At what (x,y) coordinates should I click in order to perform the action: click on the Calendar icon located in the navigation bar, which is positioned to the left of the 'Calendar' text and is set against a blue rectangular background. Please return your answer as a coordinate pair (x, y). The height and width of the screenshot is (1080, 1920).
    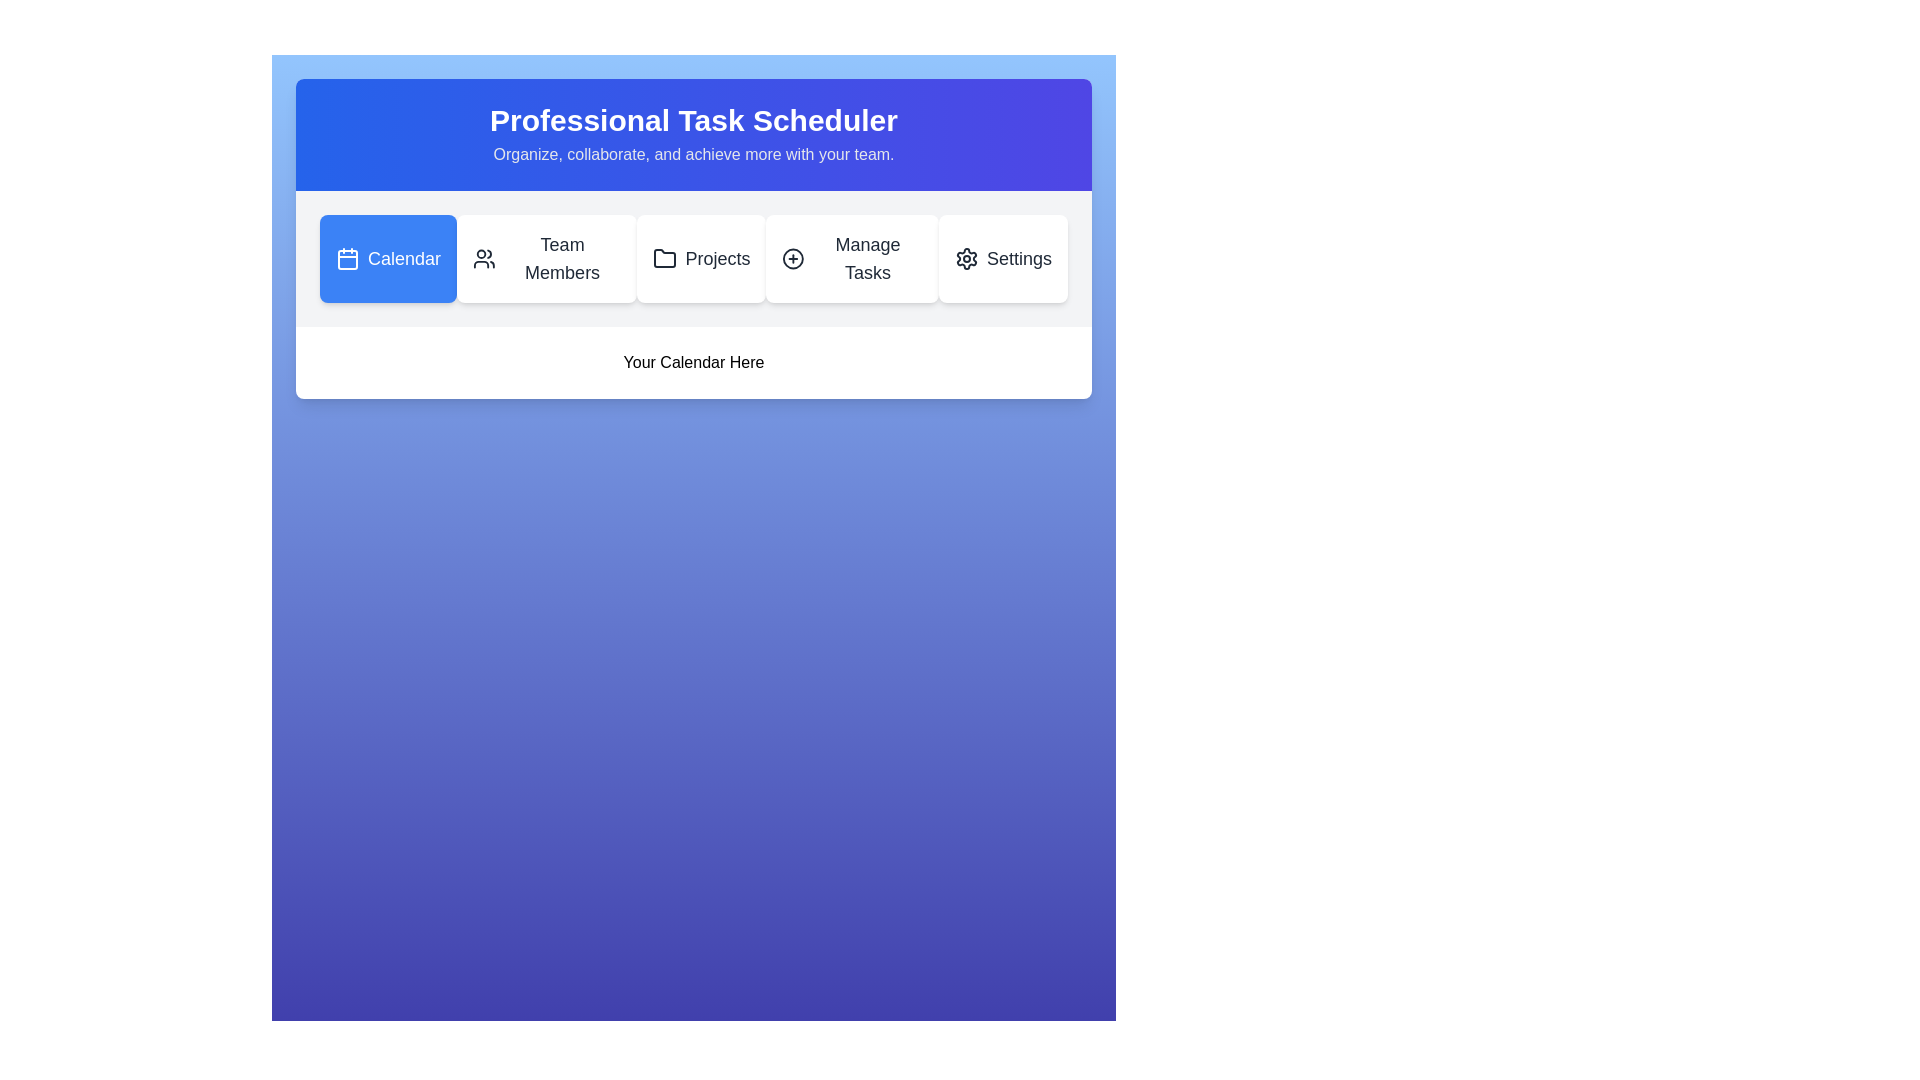
    Looking at the image, I should click on (347, 257).